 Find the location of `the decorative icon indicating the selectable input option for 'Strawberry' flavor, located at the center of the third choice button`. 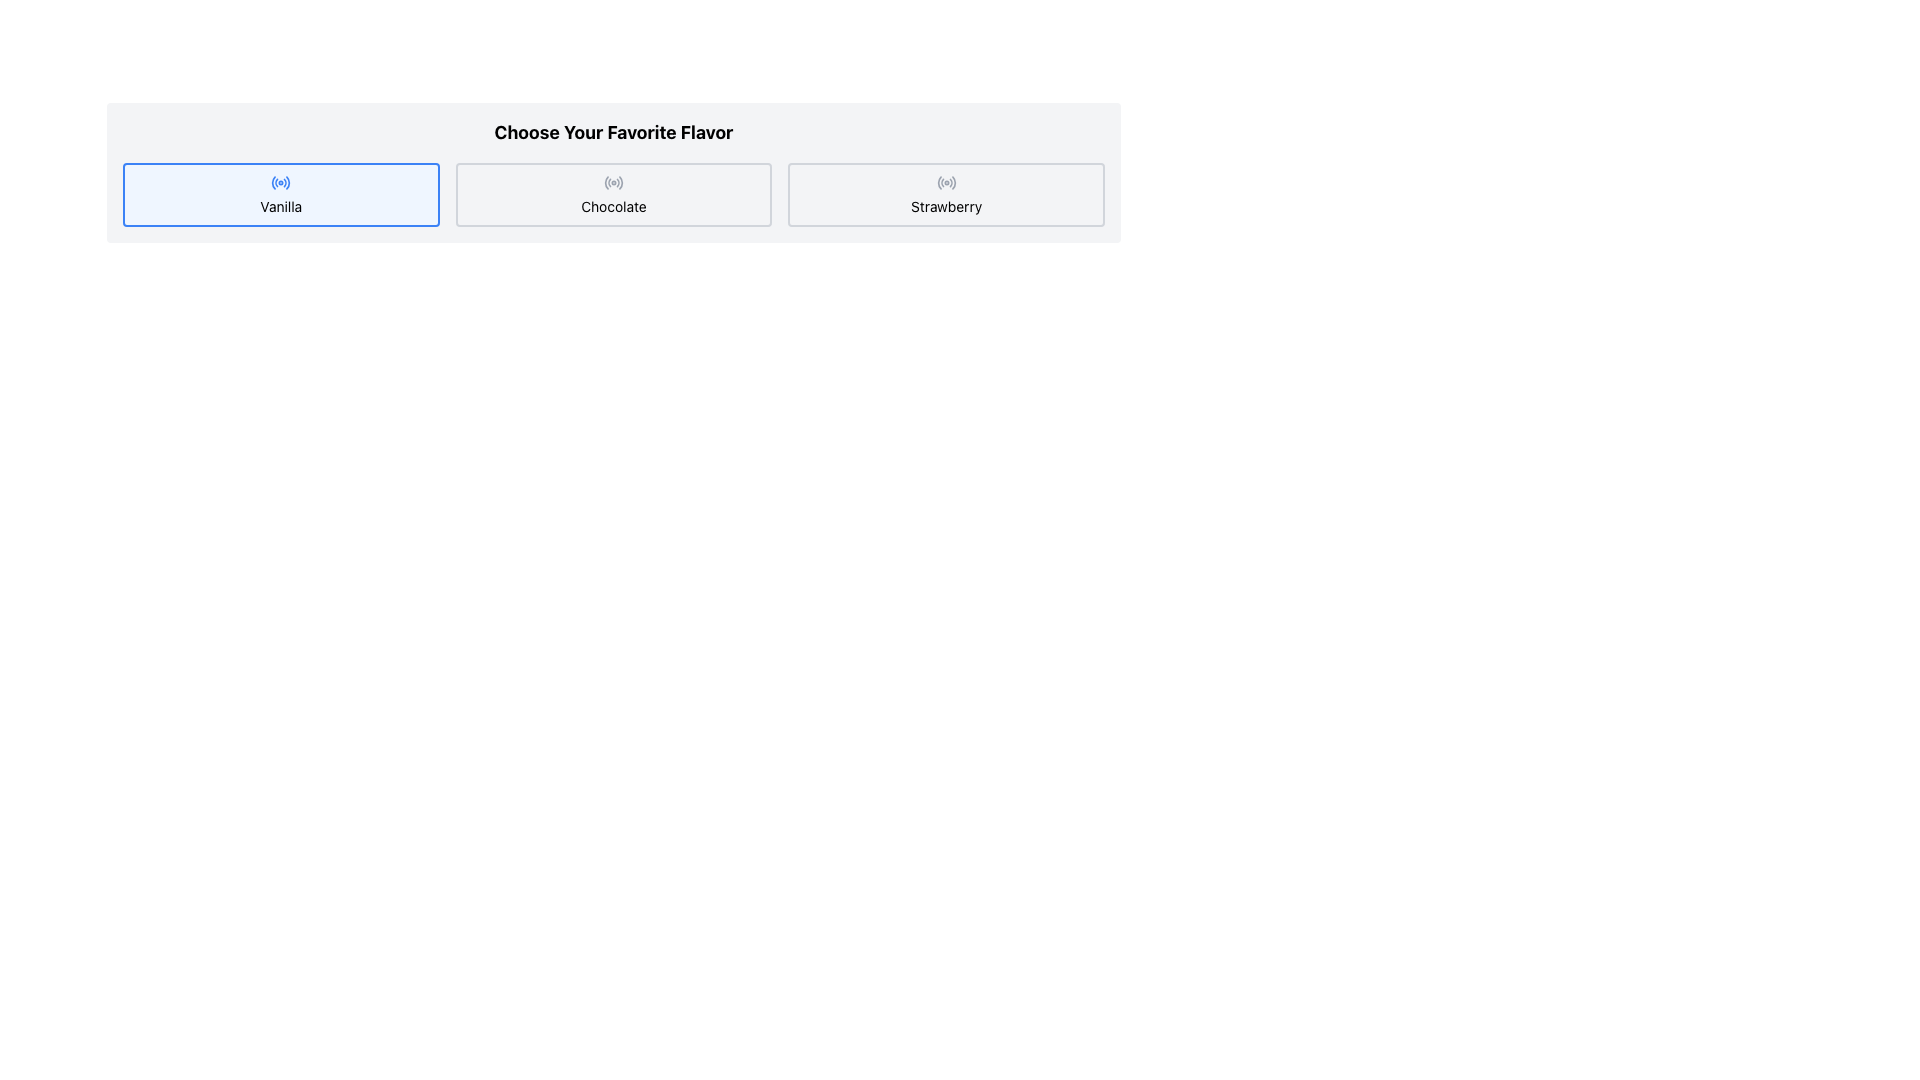

the decorative icon indicating the selectable input option for 'Strawberry' flavor, located at the center of the third choice button is located at coordinates (945, 182).